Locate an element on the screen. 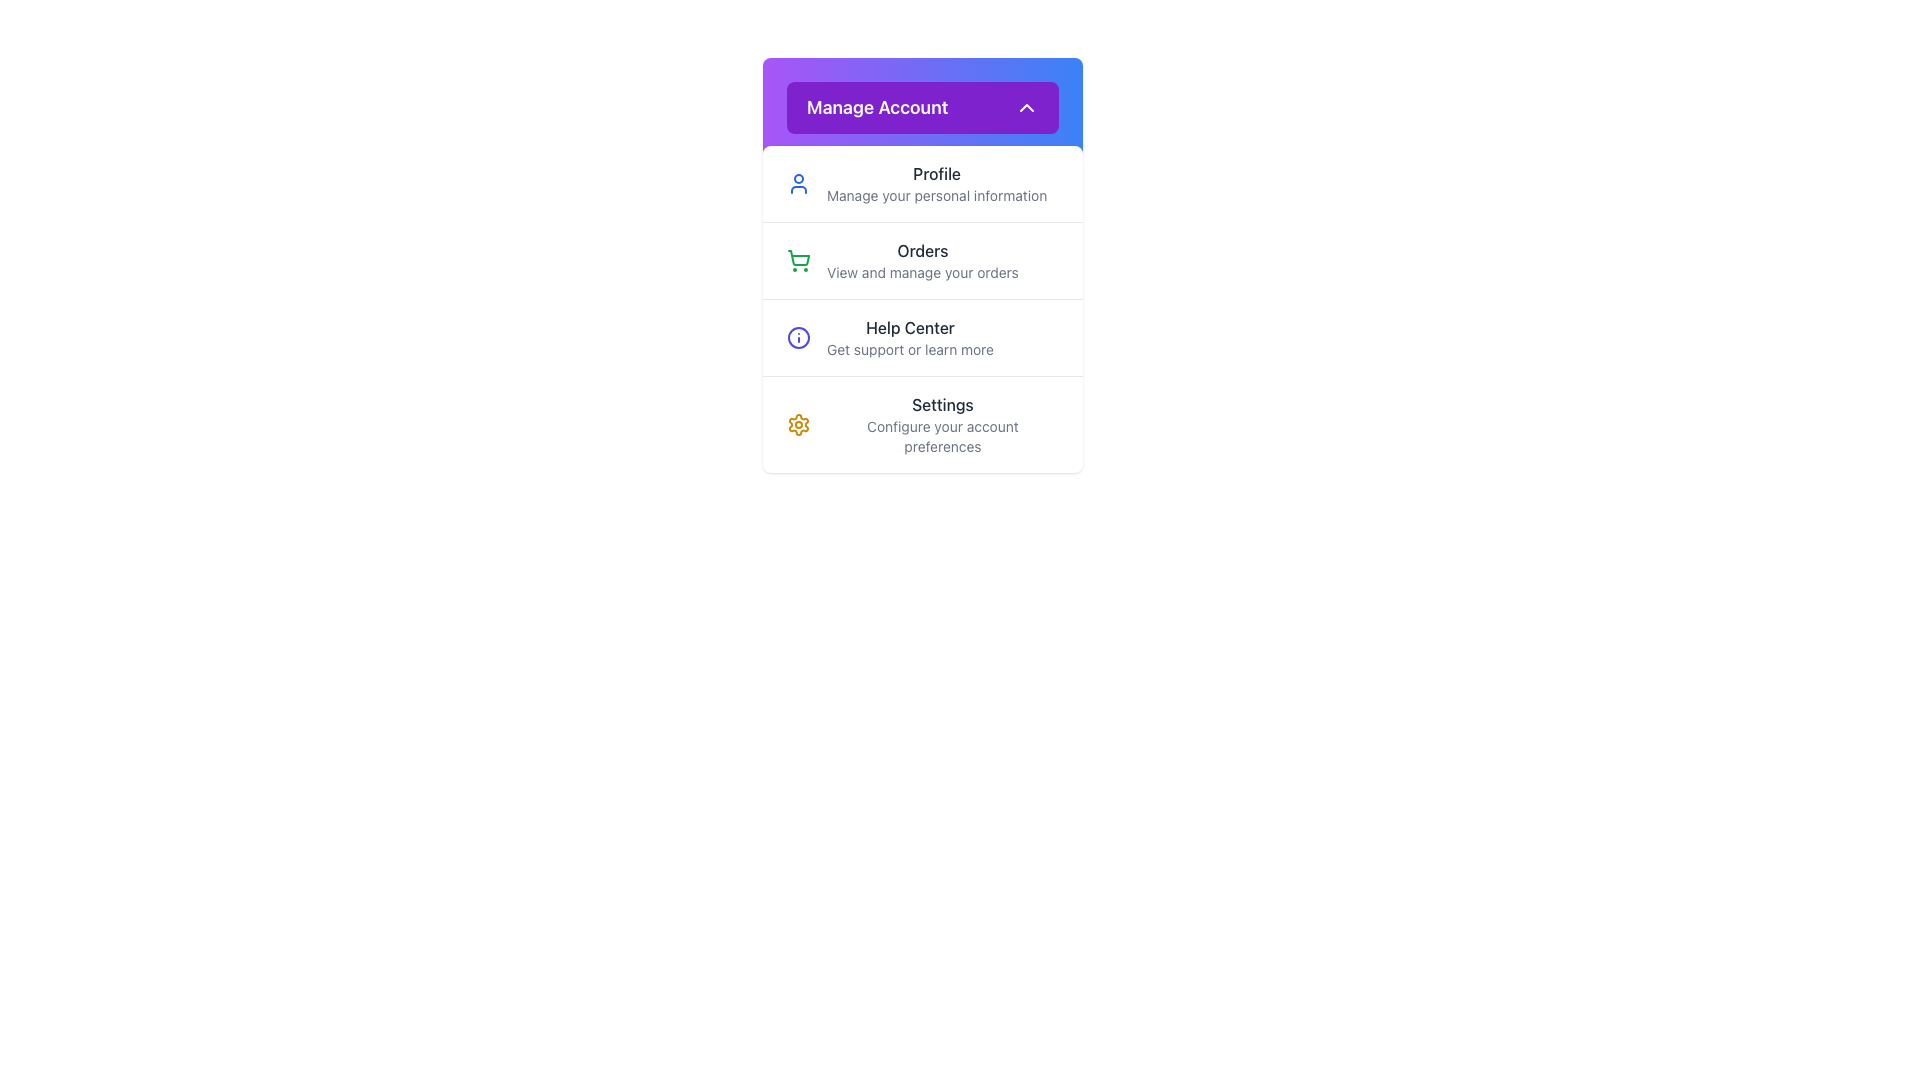  the third menu item in the 'Manage Account' section is located at coordinates (921, 336).